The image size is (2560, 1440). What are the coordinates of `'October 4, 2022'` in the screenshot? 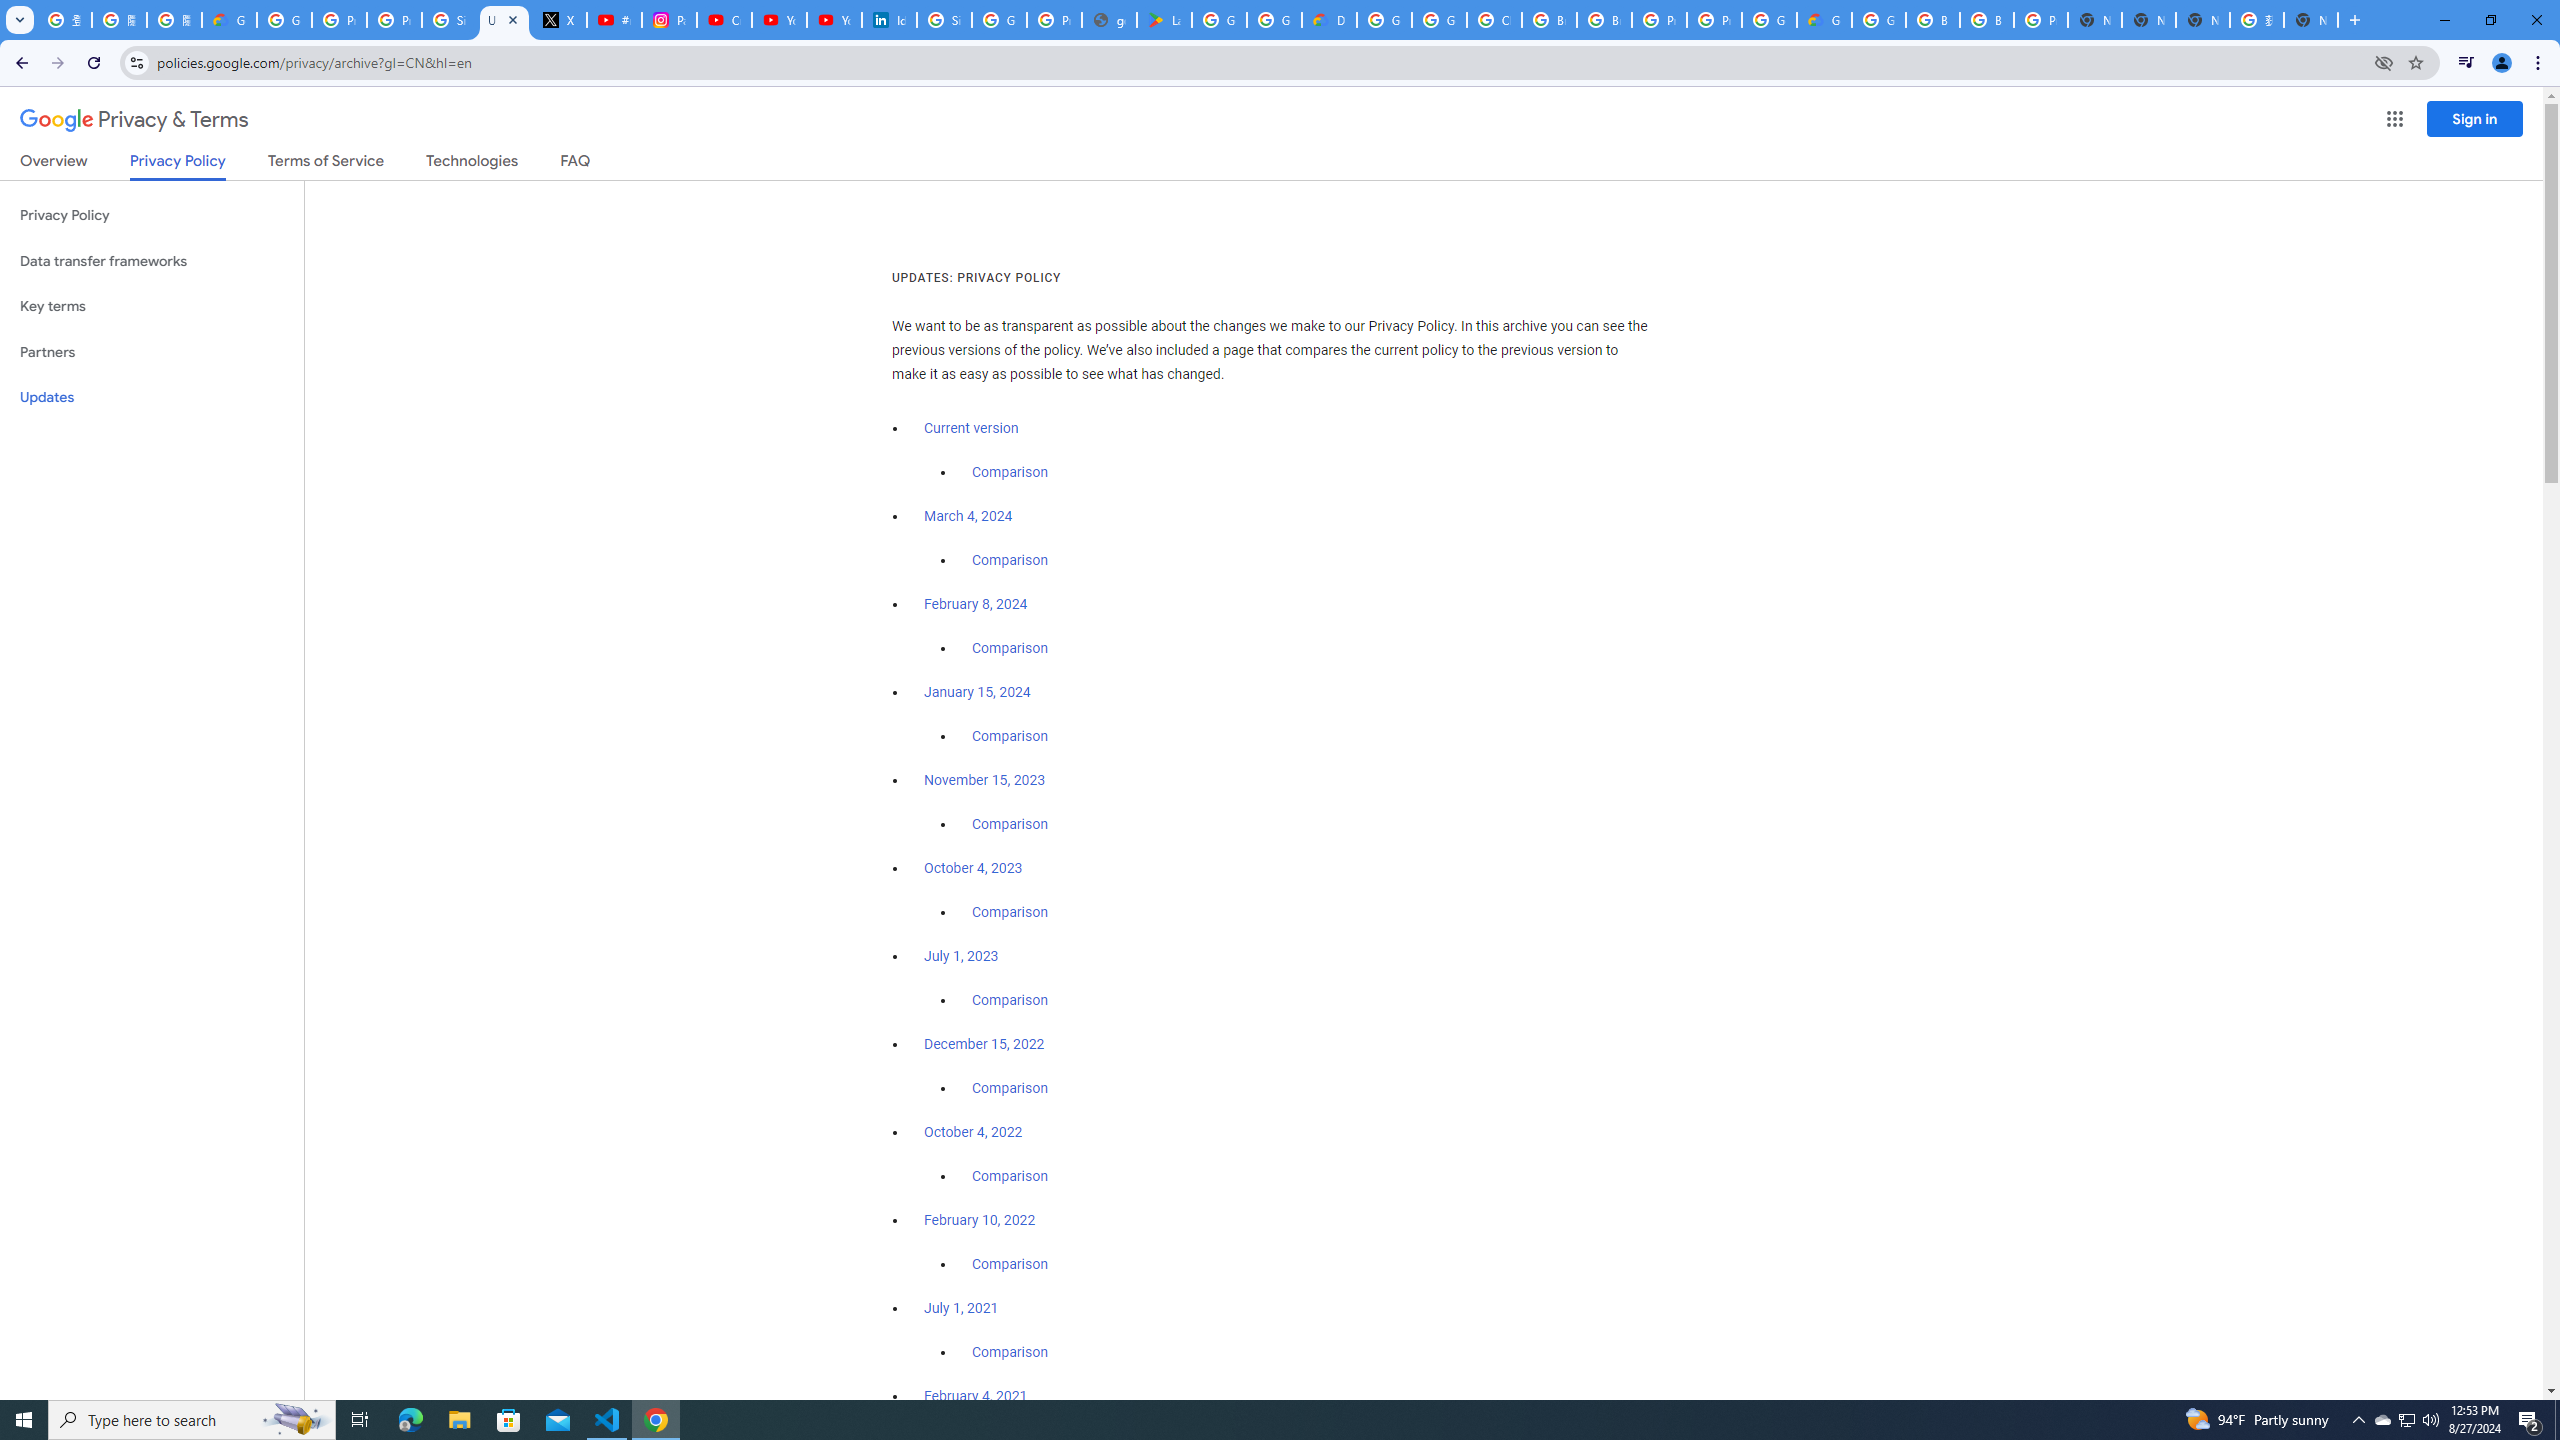 It's located at (974, 1130).